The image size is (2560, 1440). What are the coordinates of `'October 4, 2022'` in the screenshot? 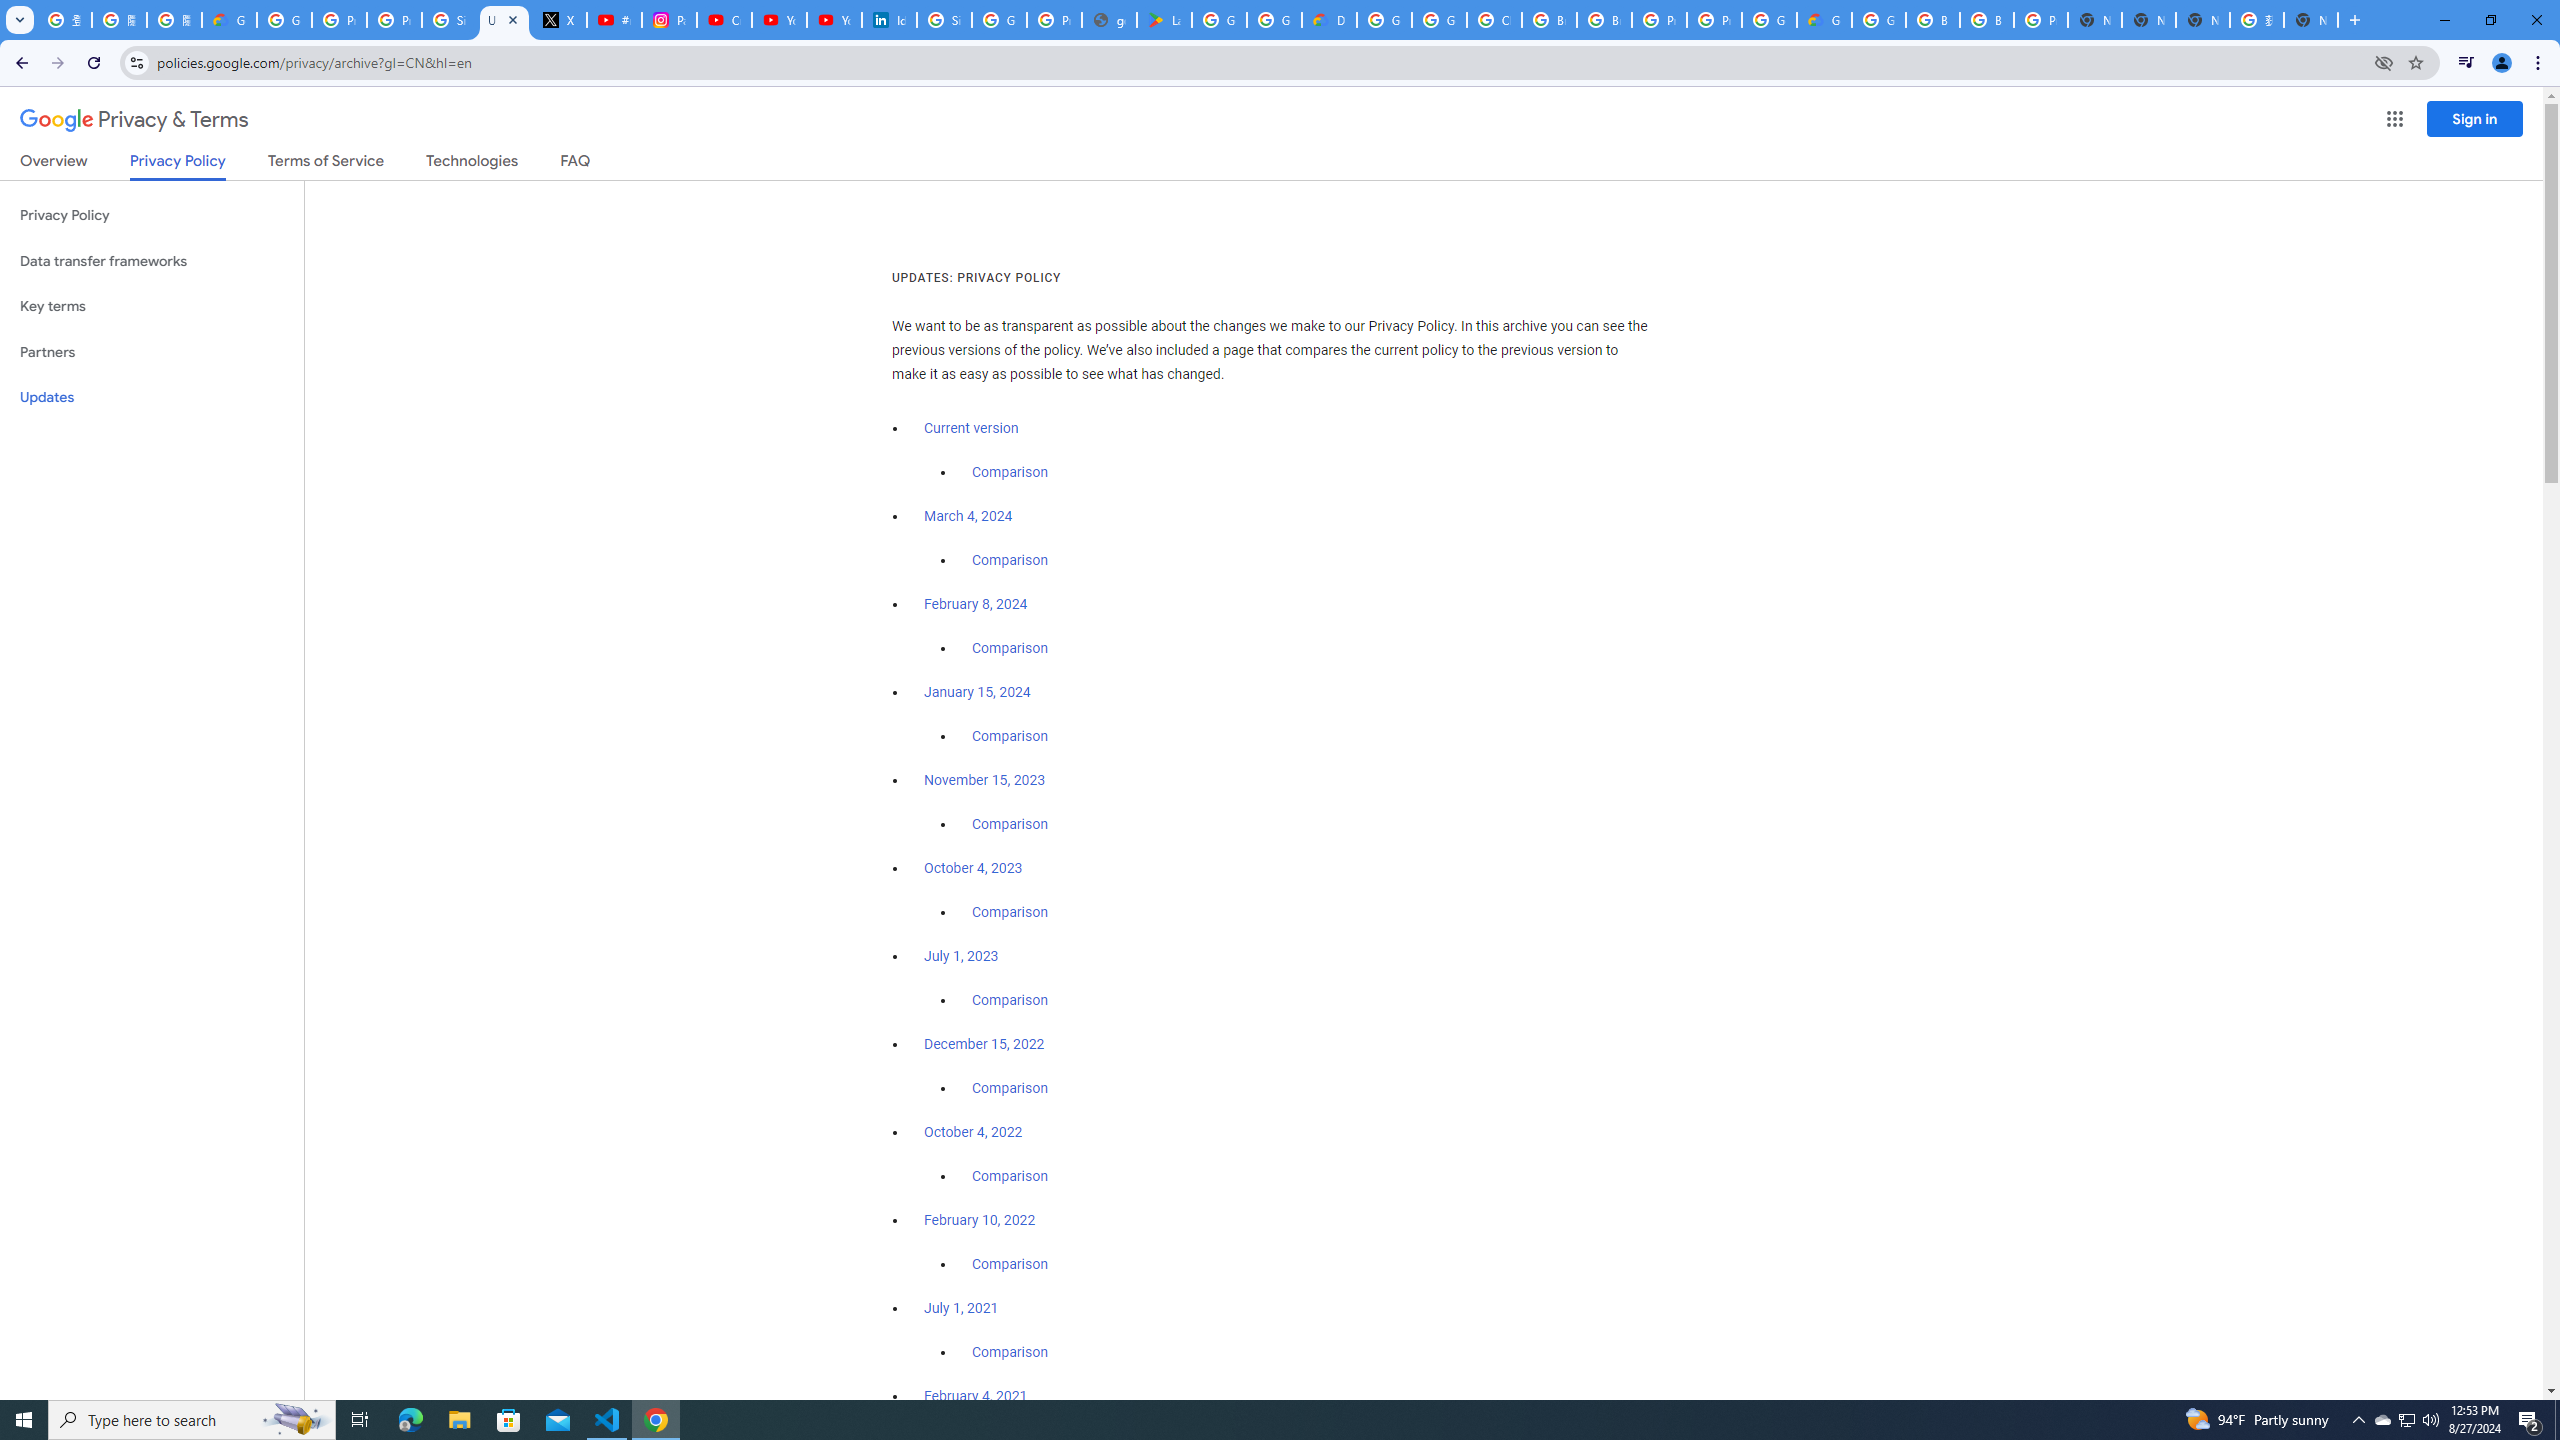 It's located at (974, 1130).